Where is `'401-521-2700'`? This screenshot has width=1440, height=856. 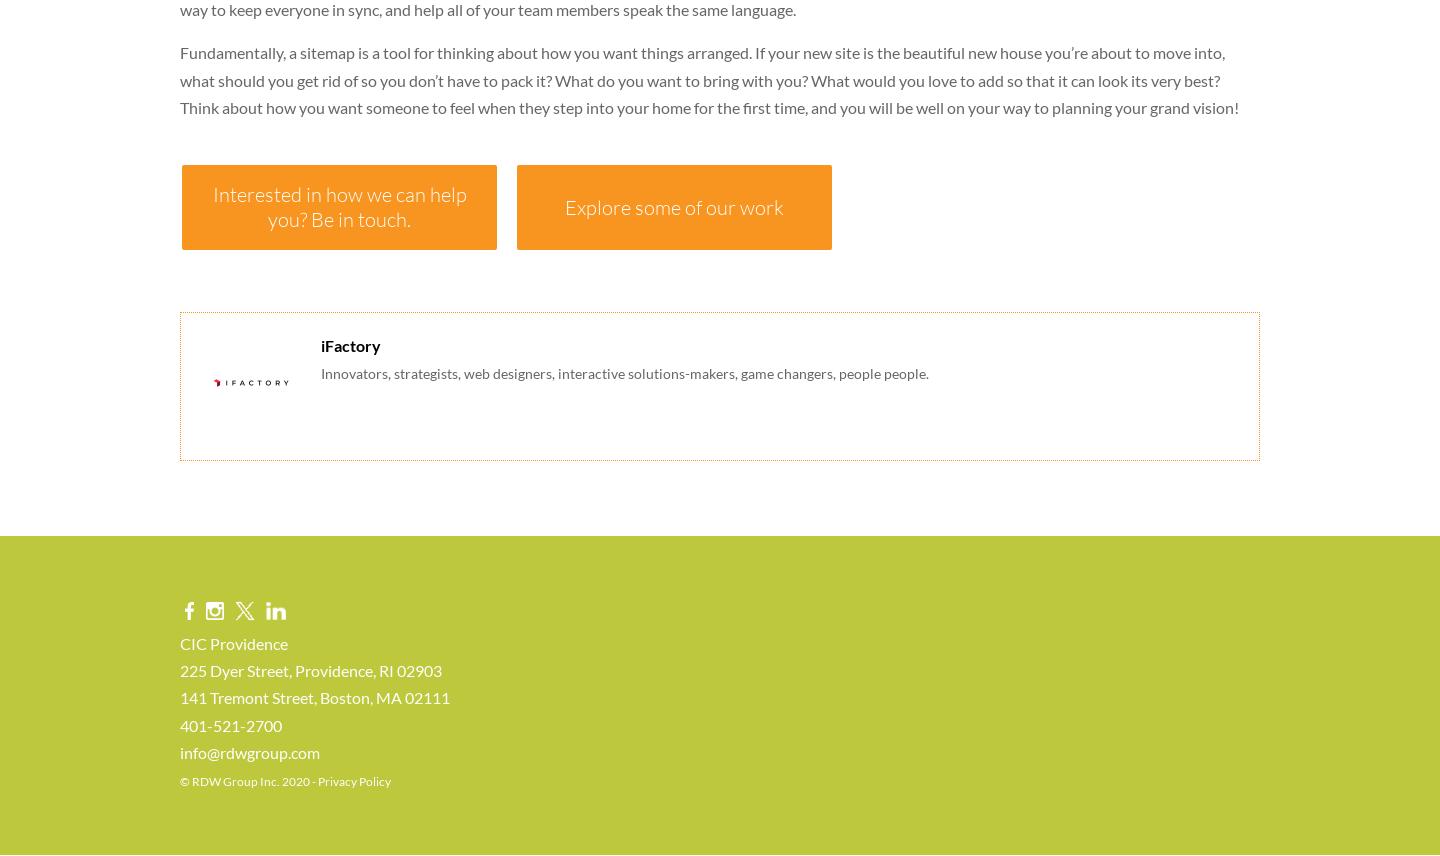 '401-521-2700' is located at coordinates (179, 724).